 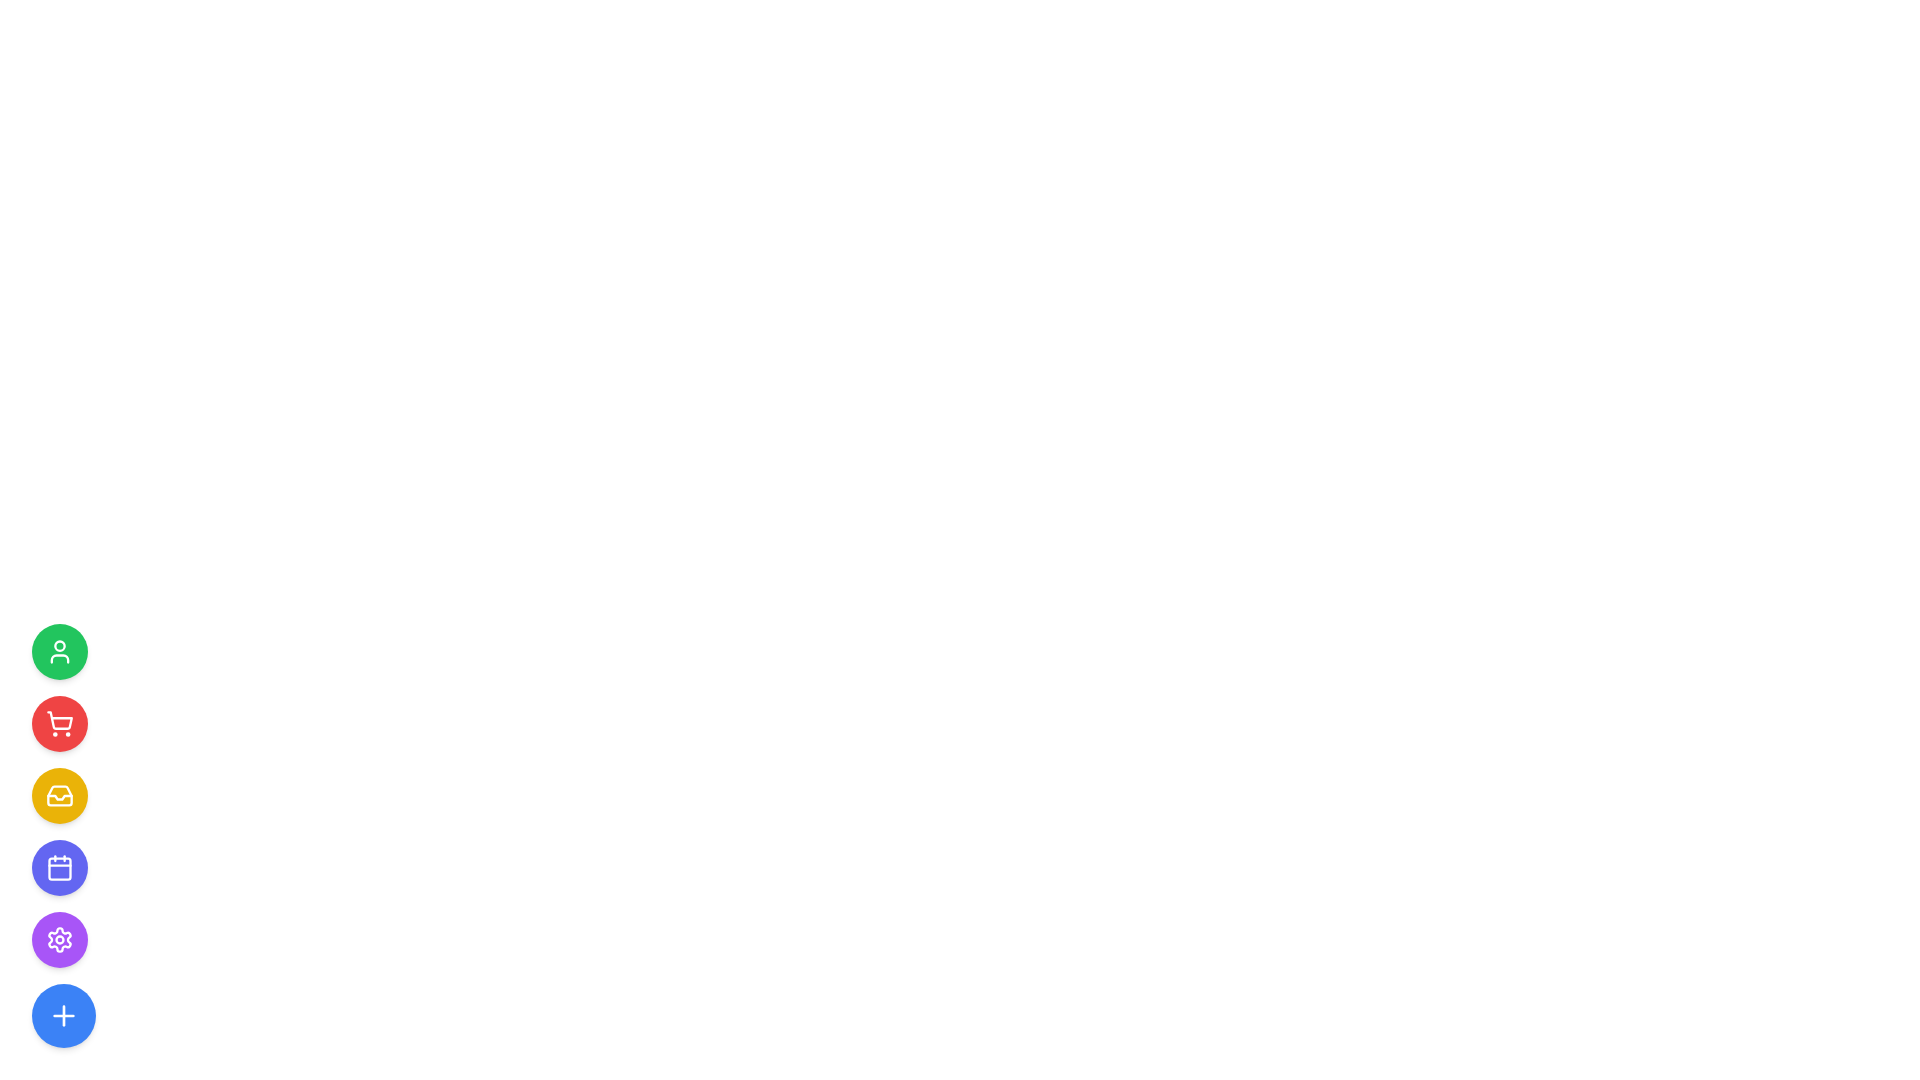 What do you see at coordinates (59, 940) in the screenshot?
I see `the purple gear-shaped graphical icon representing settings in the vertical navigation menu, which is the fifth item from the top` at bounding box center [59, 940].